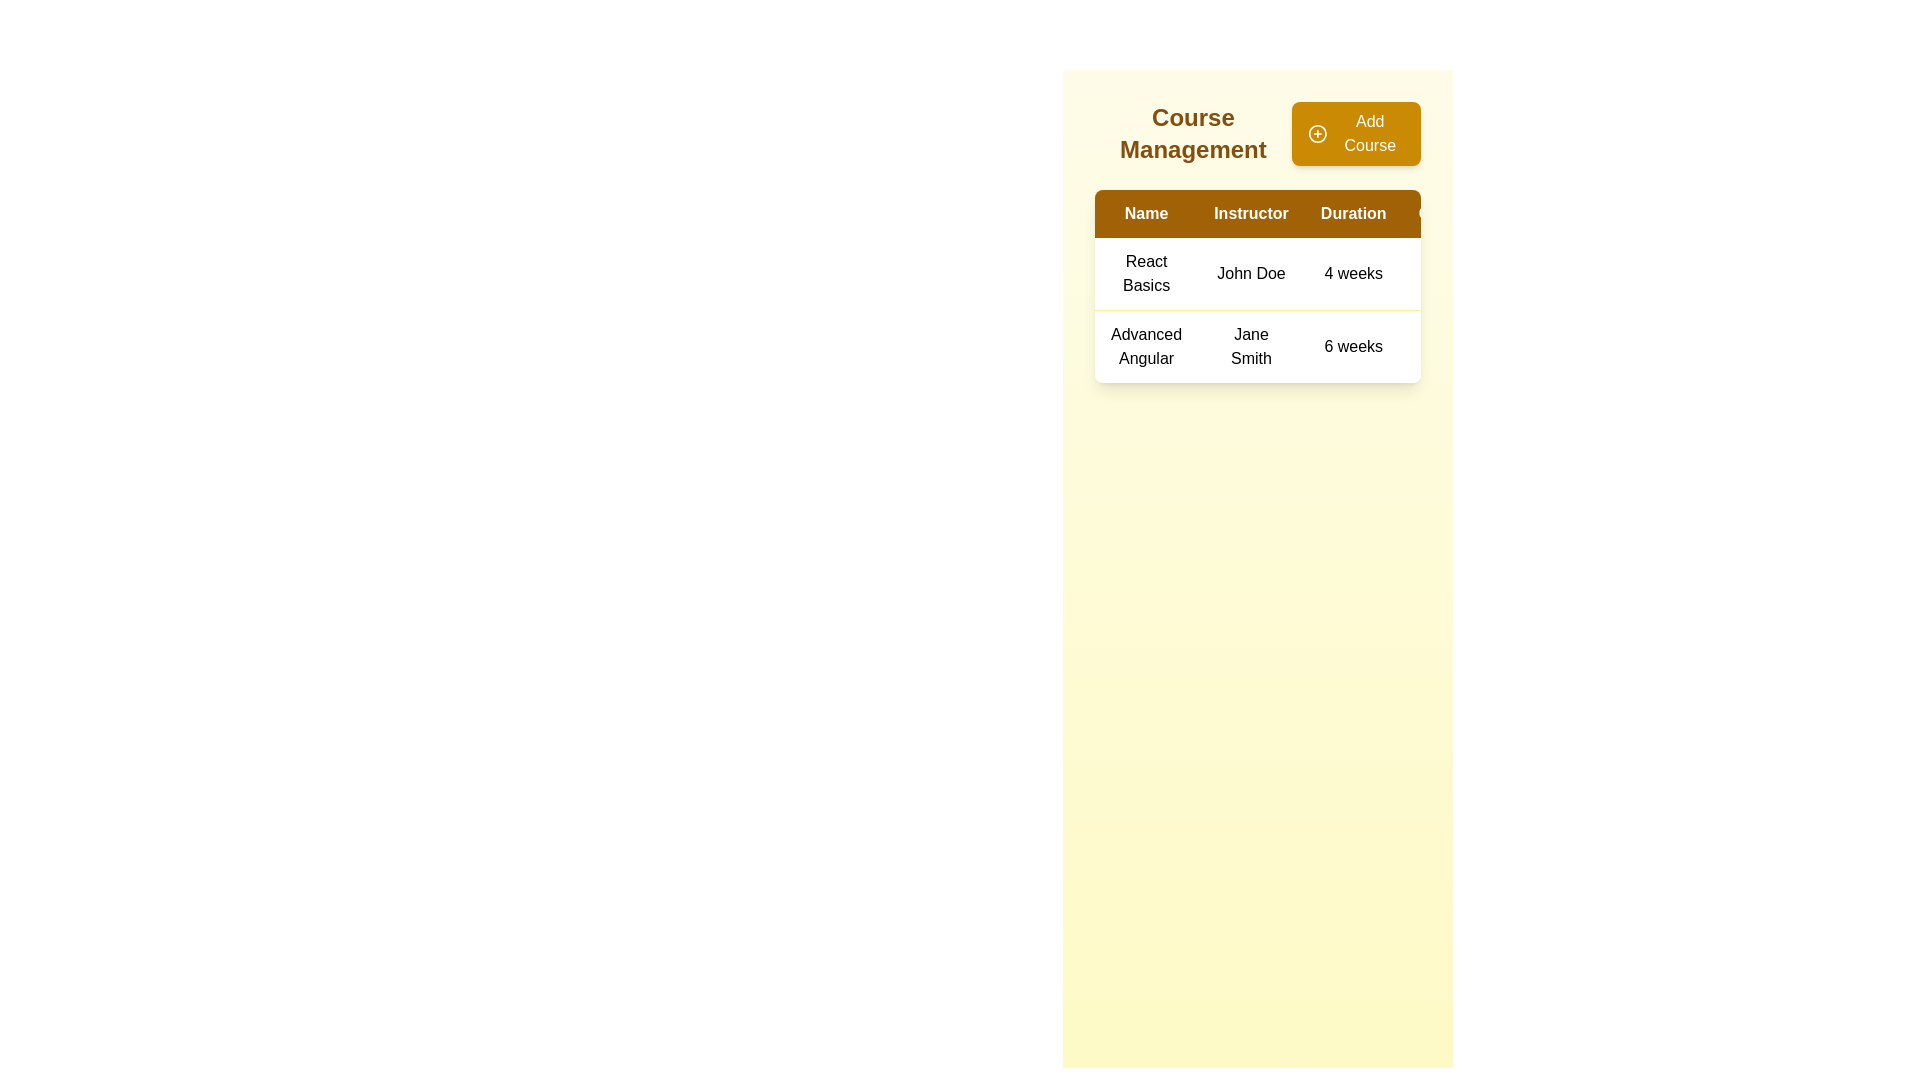 The image size is (1920, 1080). I want to click on the 'Add Course' button, so click(1356, 134).